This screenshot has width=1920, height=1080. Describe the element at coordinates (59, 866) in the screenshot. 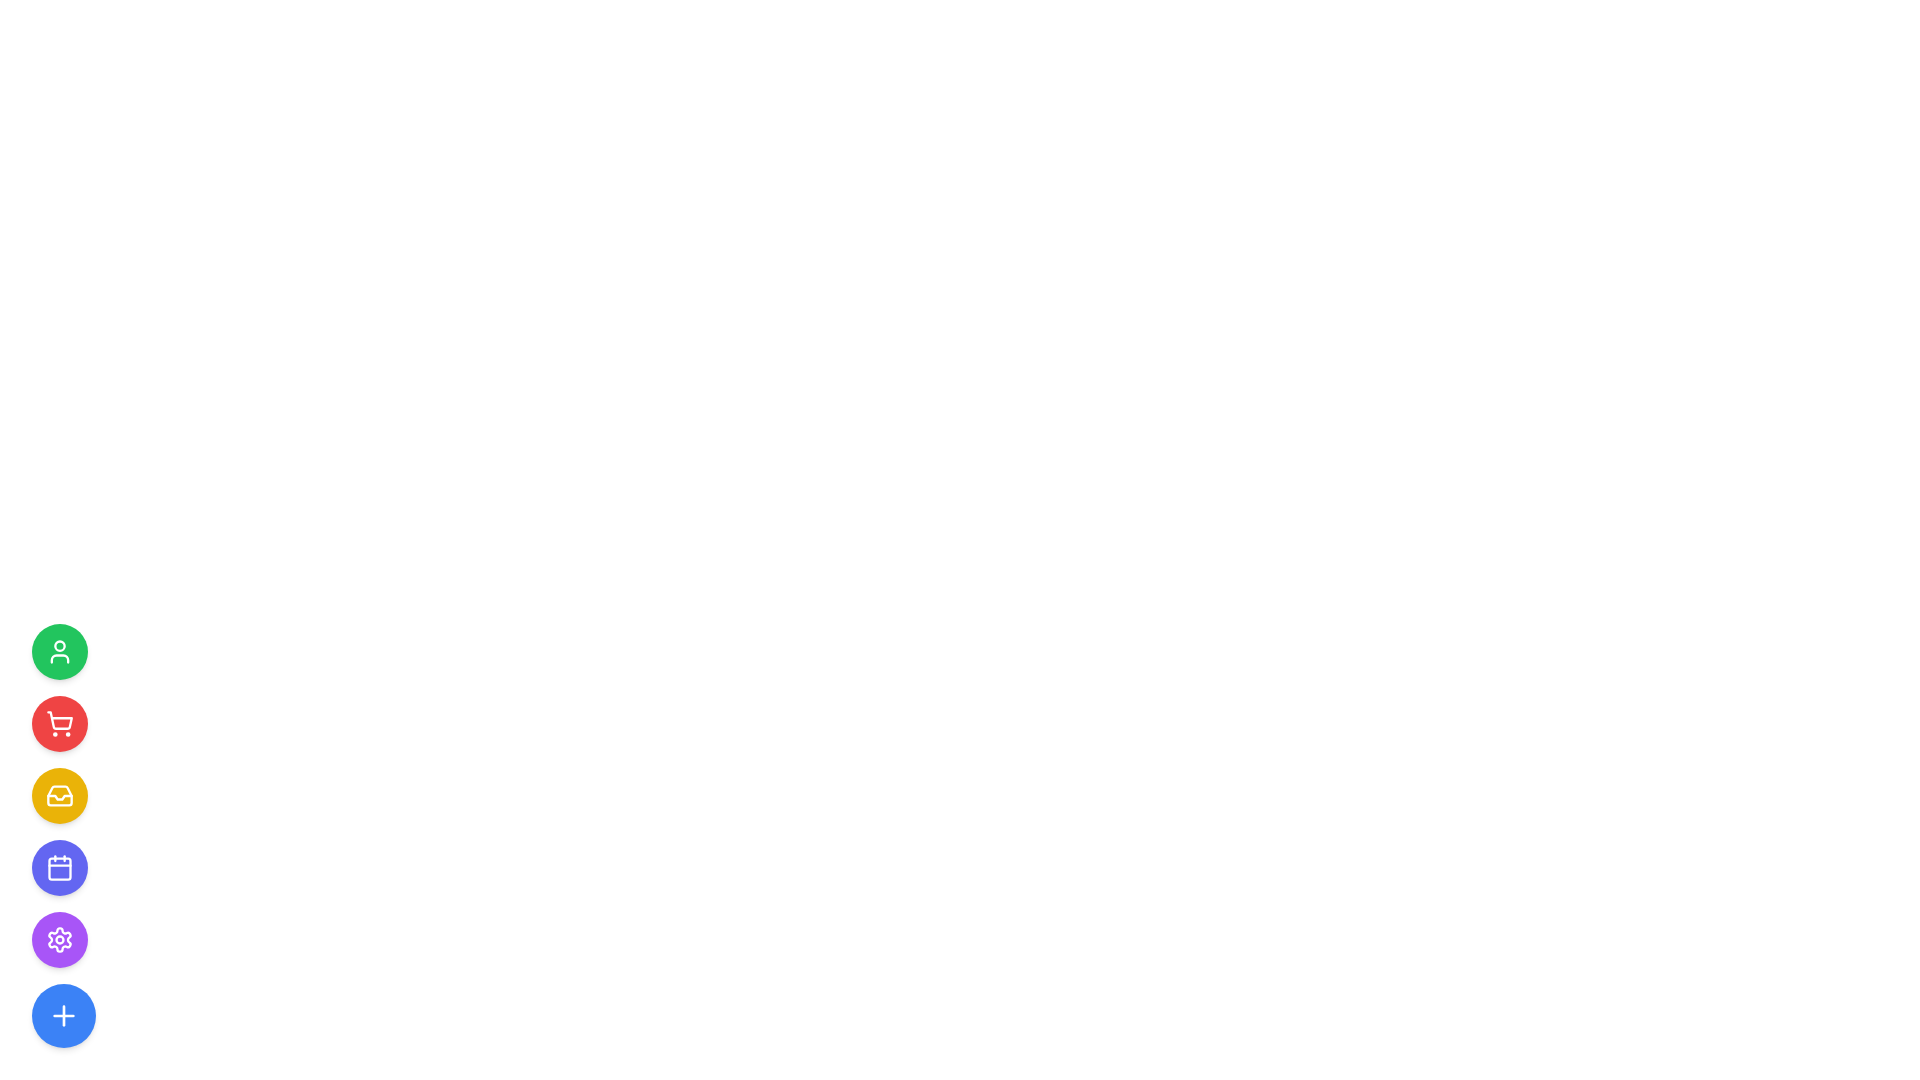

I see `the fourth circular icon button from the top on the left side of the interface` at that location.